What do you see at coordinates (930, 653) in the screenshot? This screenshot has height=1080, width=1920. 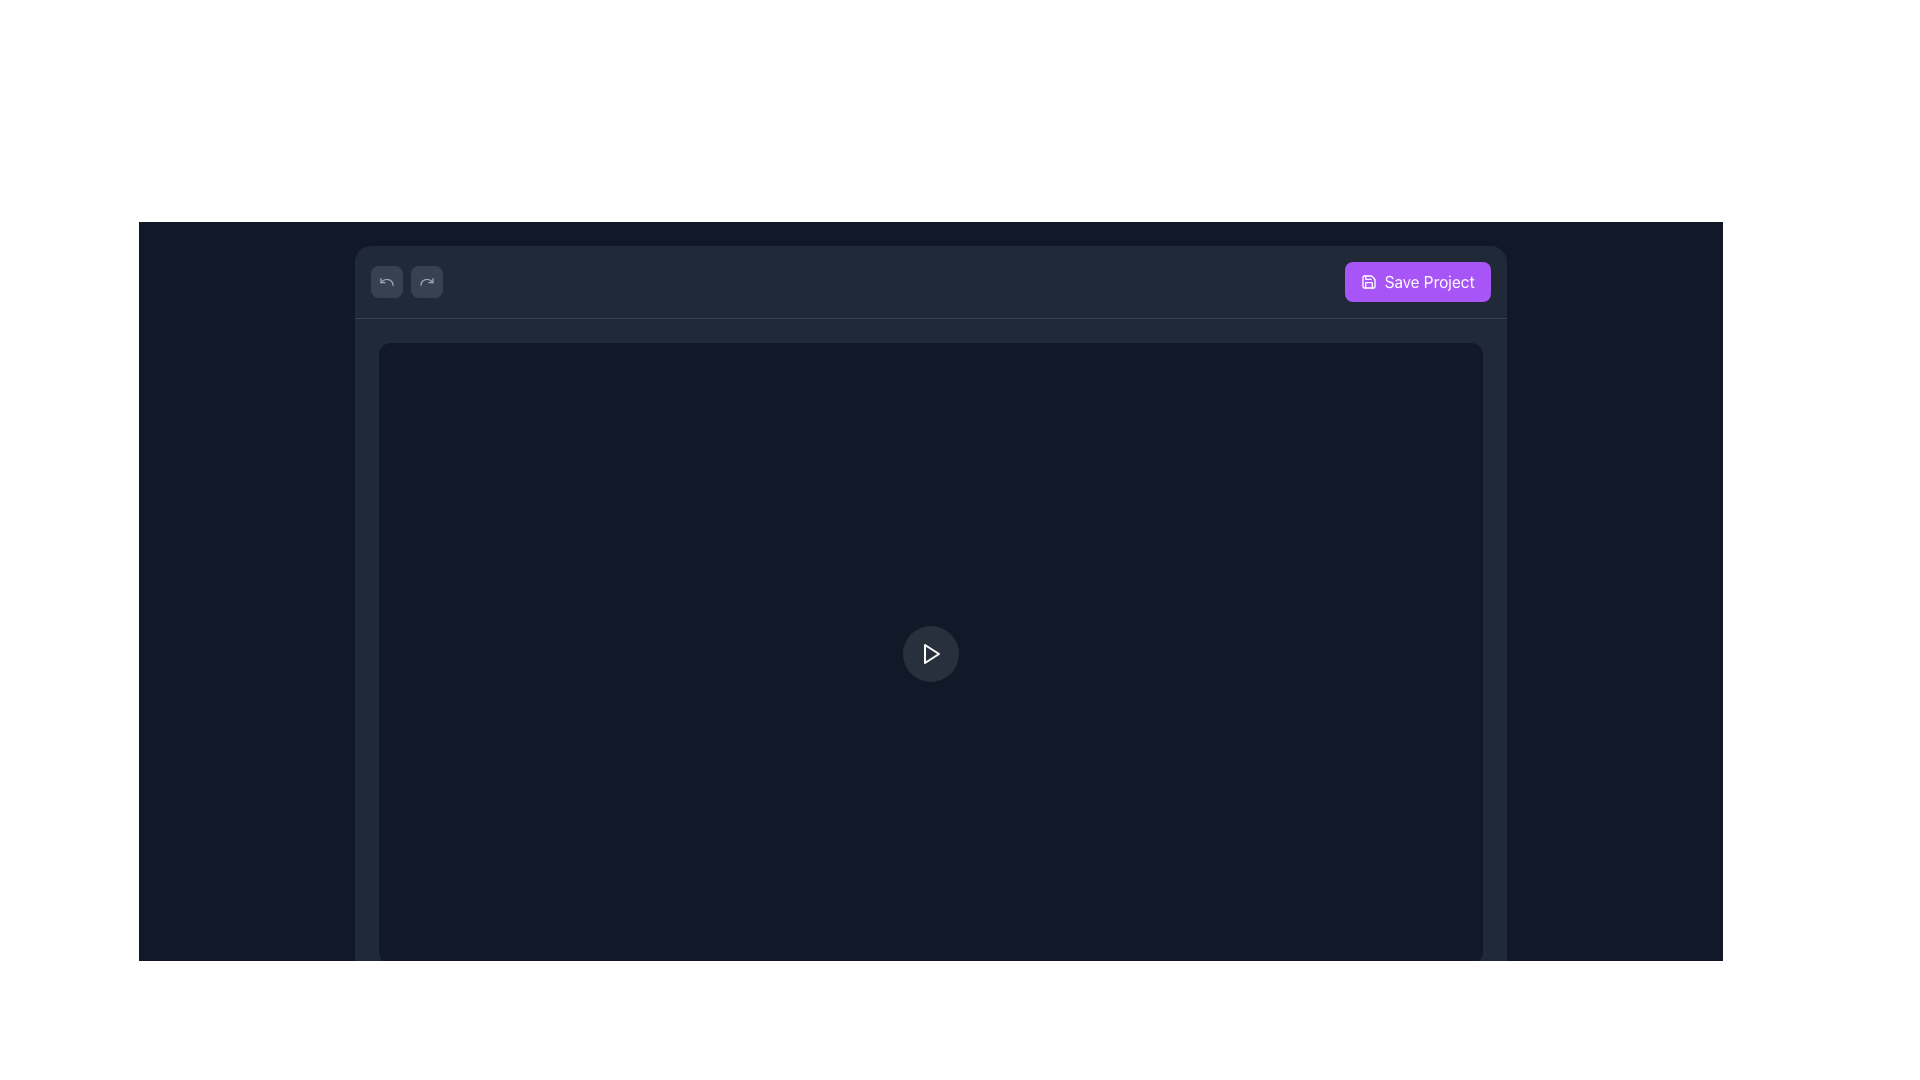 I see `the circular 'Play' button featuring a white triangular icon` at bounding box center [930, 653].